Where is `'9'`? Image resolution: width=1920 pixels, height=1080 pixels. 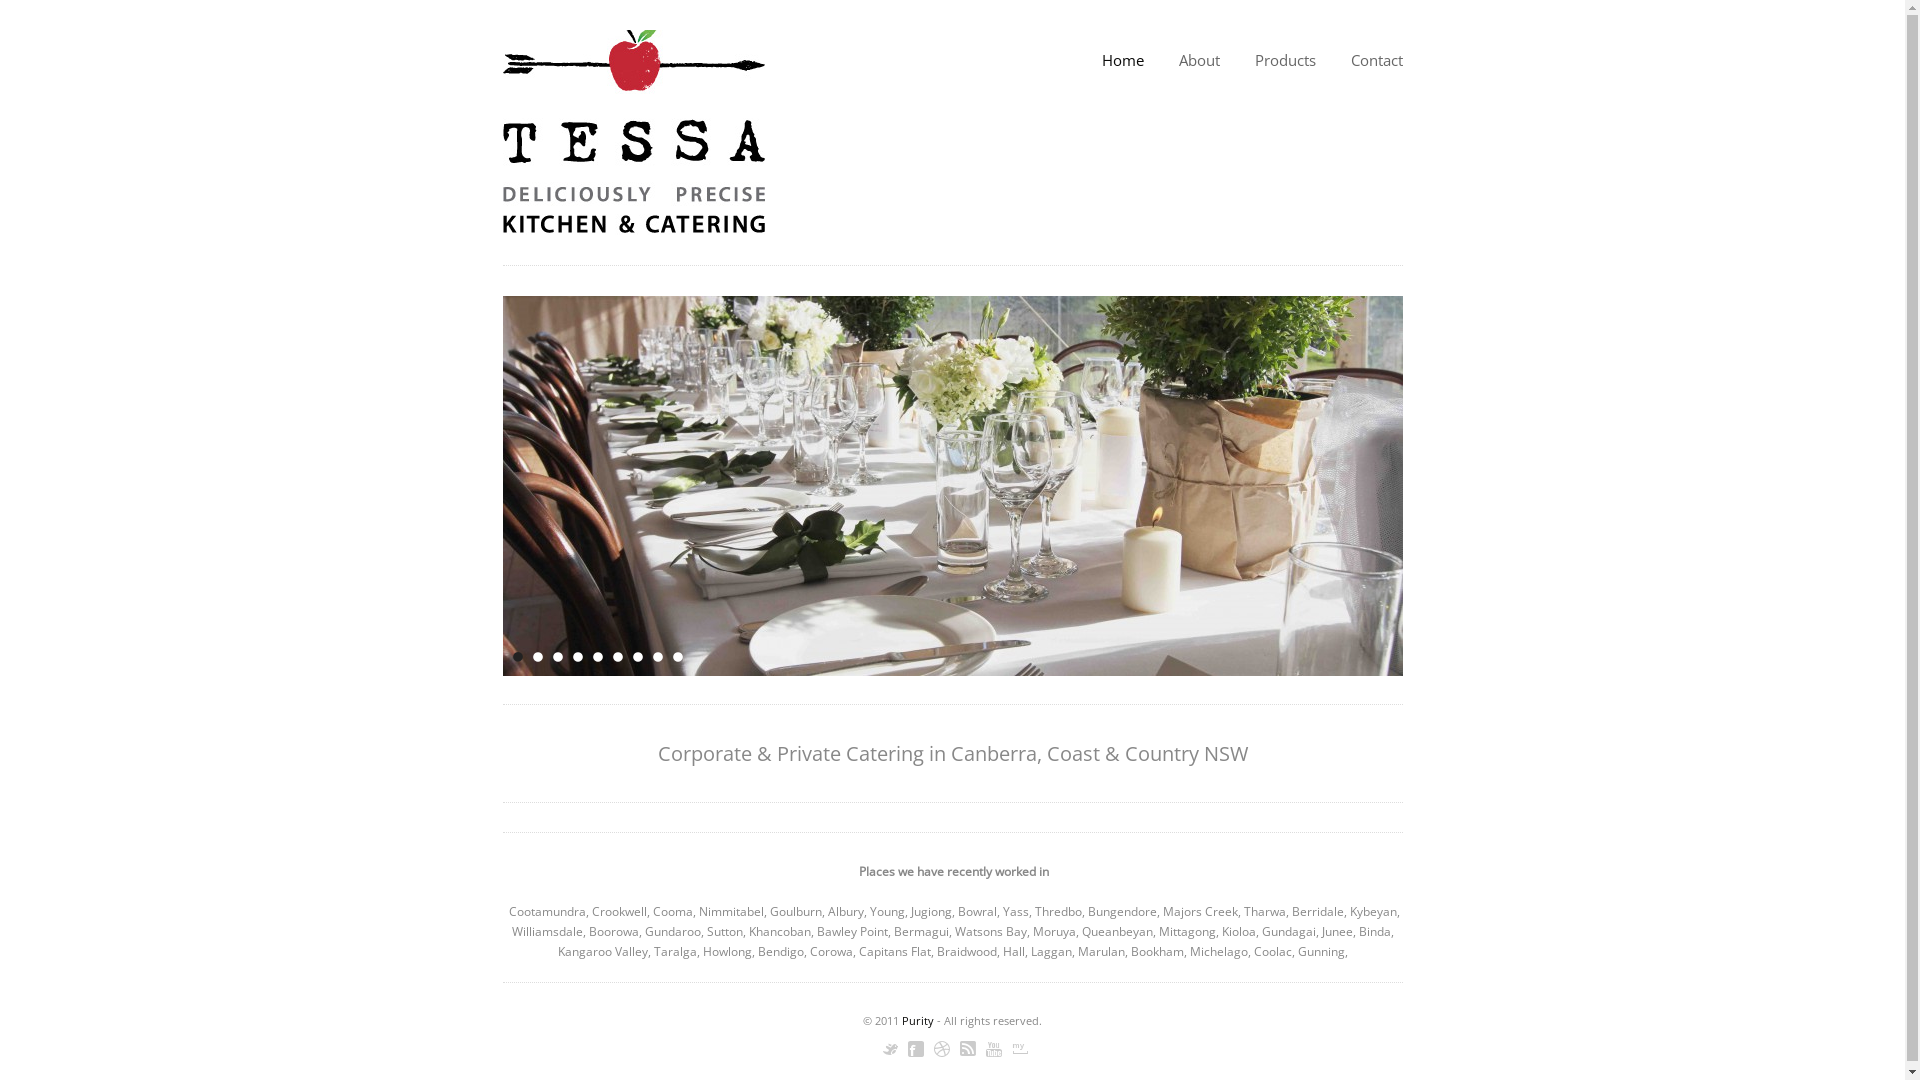
'9' is located at coordinates (676, 656).